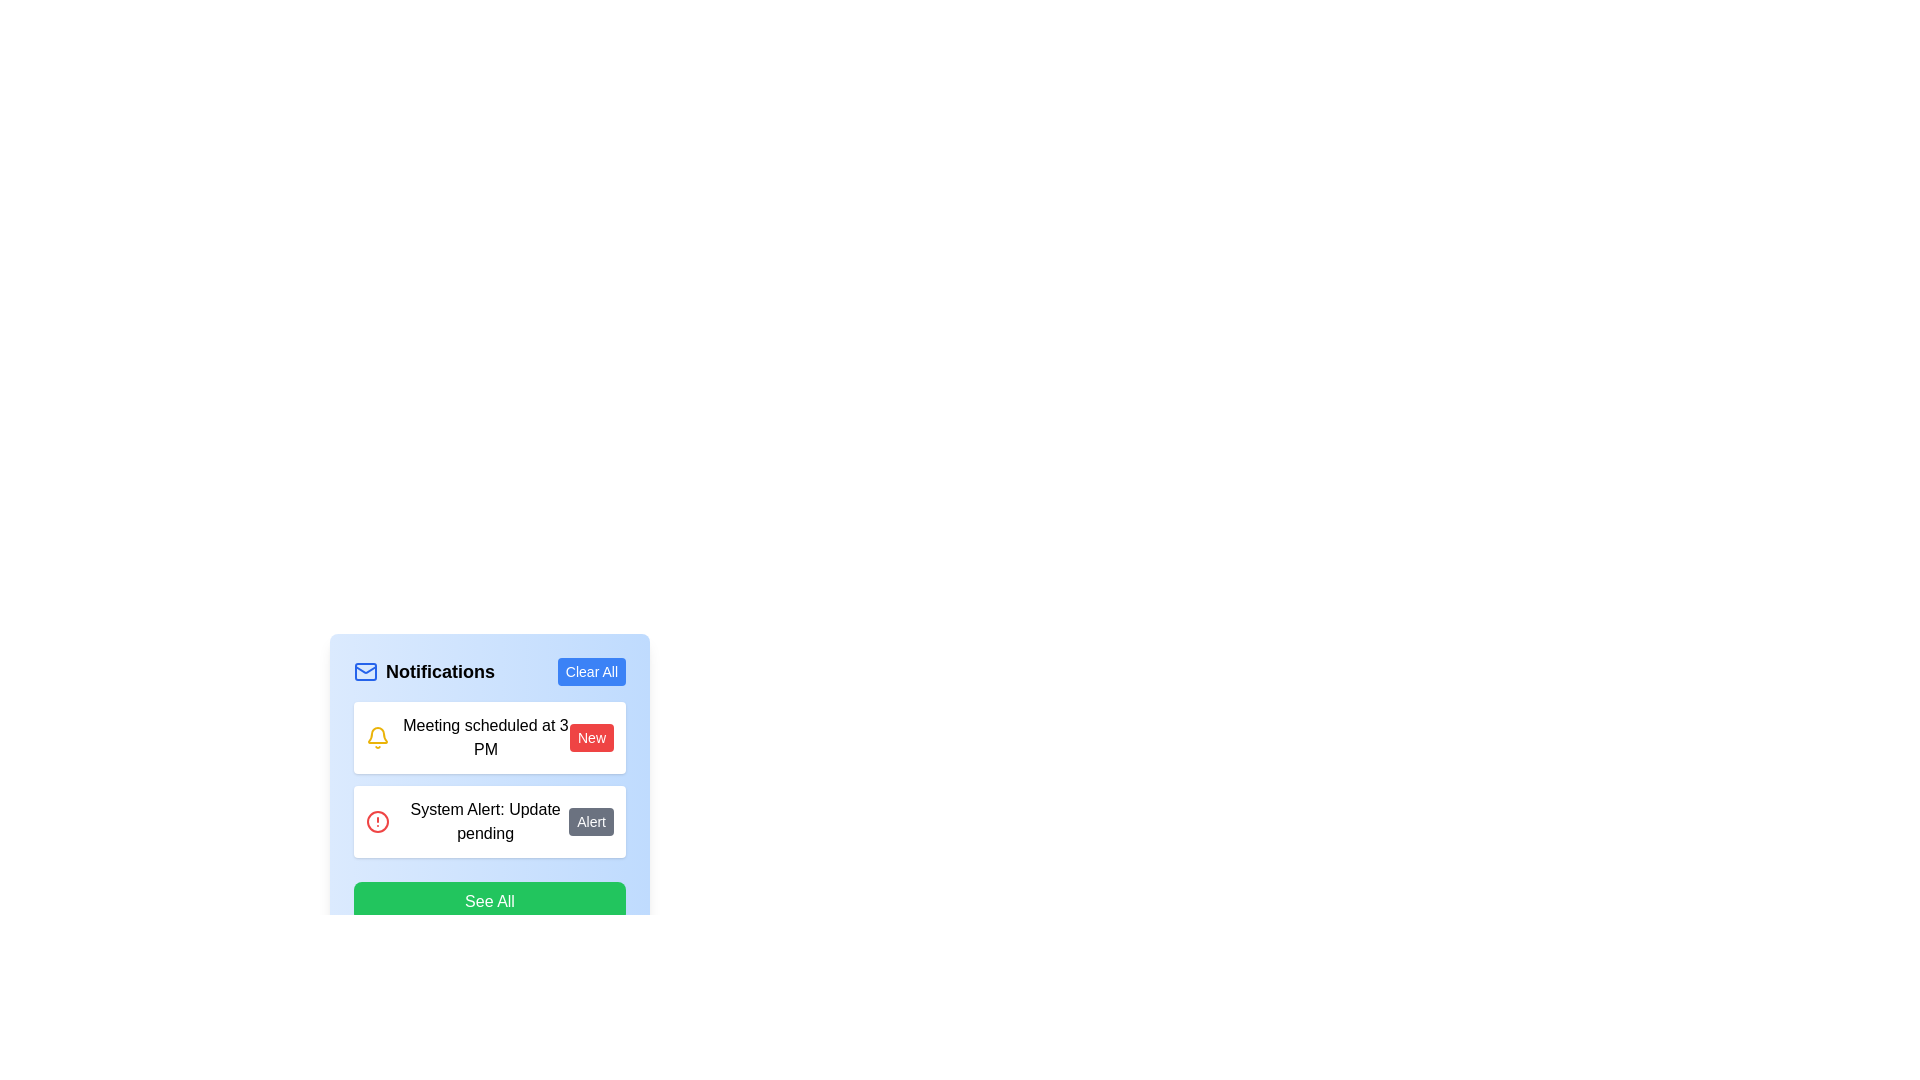  Describe the element at coordinates (365, 671) in the screenshot. I see `the mail icon represented by the blue-colored envelope in the Notifications section, located at the top-left corner of the notification panel` at that location.